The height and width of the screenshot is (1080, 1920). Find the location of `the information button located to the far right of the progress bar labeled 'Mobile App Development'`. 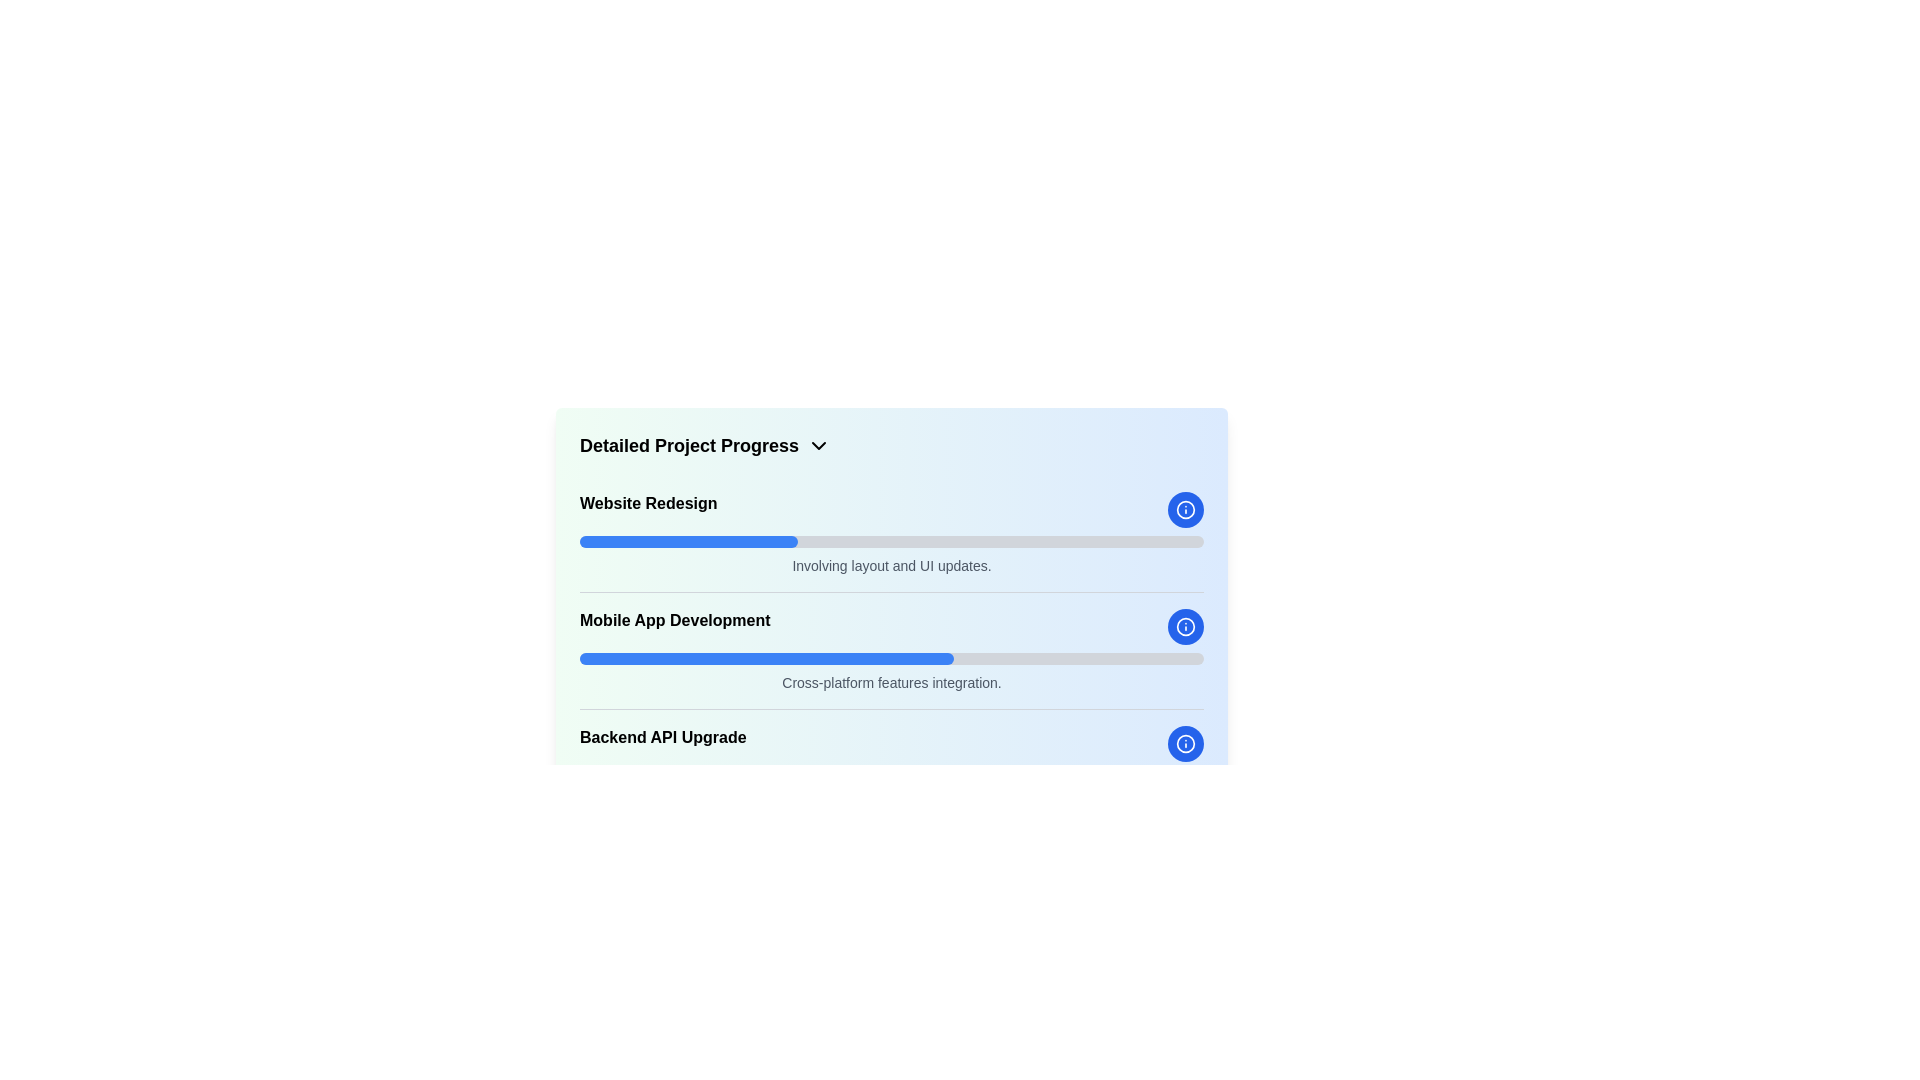

the information button located to the far right of the progress bar labeled 'Mobile App Development' is located at coordinates (1185, 626).